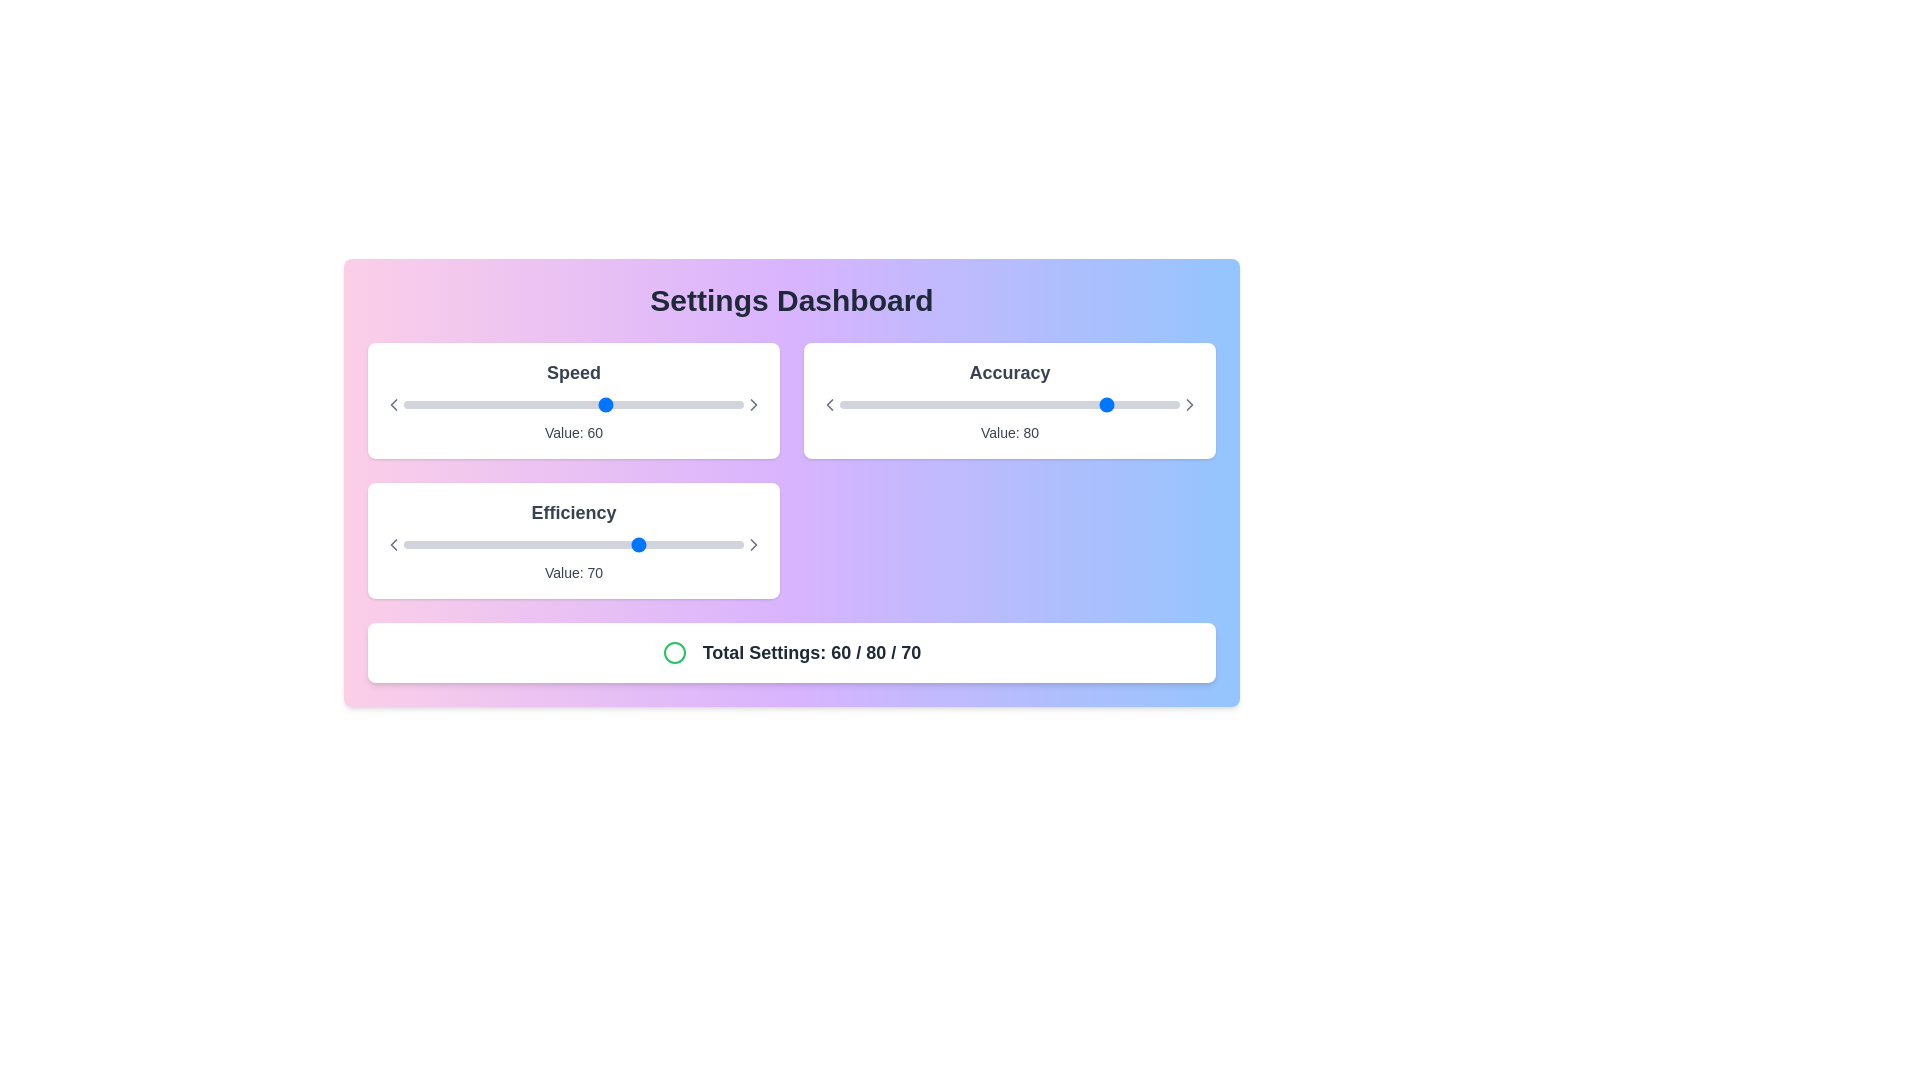 This screenshot has height=1080, width=1920. What do you see at coordinates (674, 652) in the screenshot?
I see `the circular graphical icon with a green stroke located to the left of the text 'Total Settings: 60 / 80 / 70'` at bounding box center [674, 652].